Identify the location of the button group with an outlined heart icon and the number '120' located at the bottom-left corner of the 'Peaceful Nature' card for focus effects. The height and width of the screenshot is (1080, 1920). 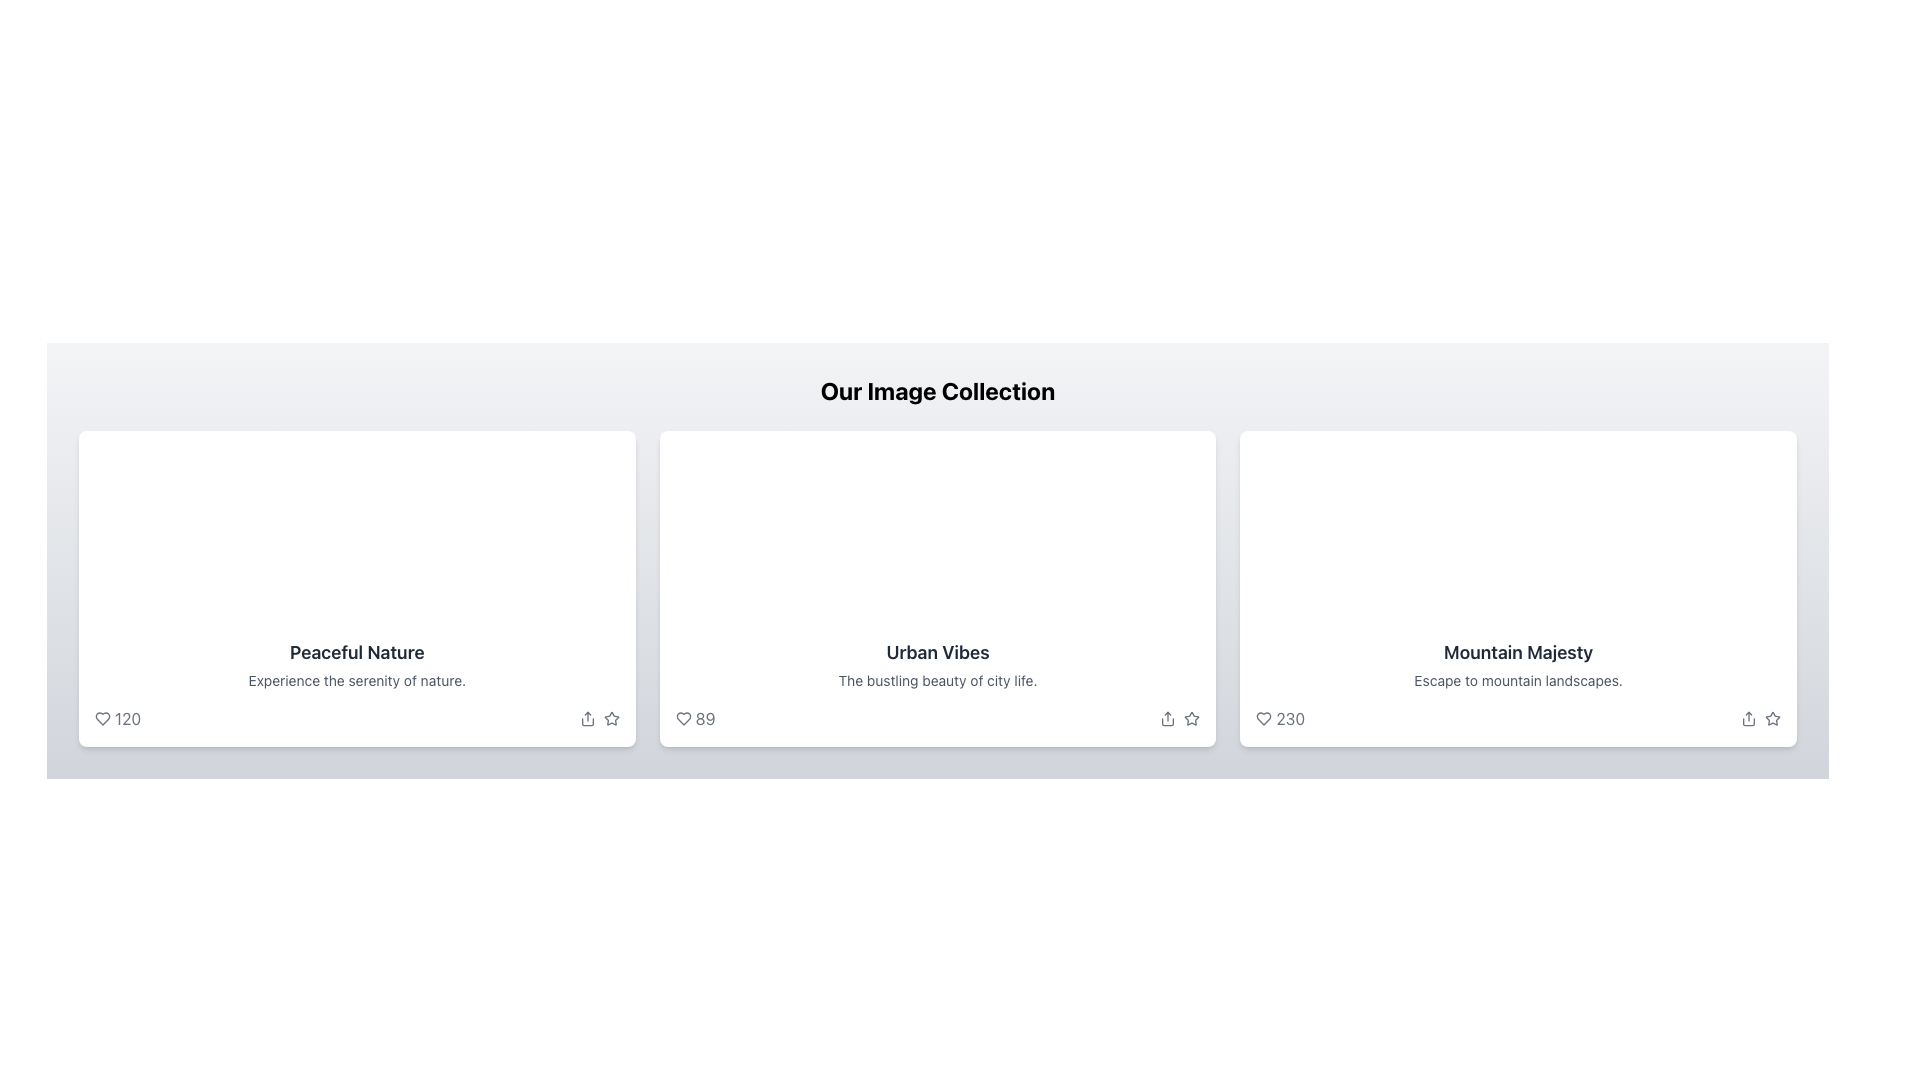
(117, 717).